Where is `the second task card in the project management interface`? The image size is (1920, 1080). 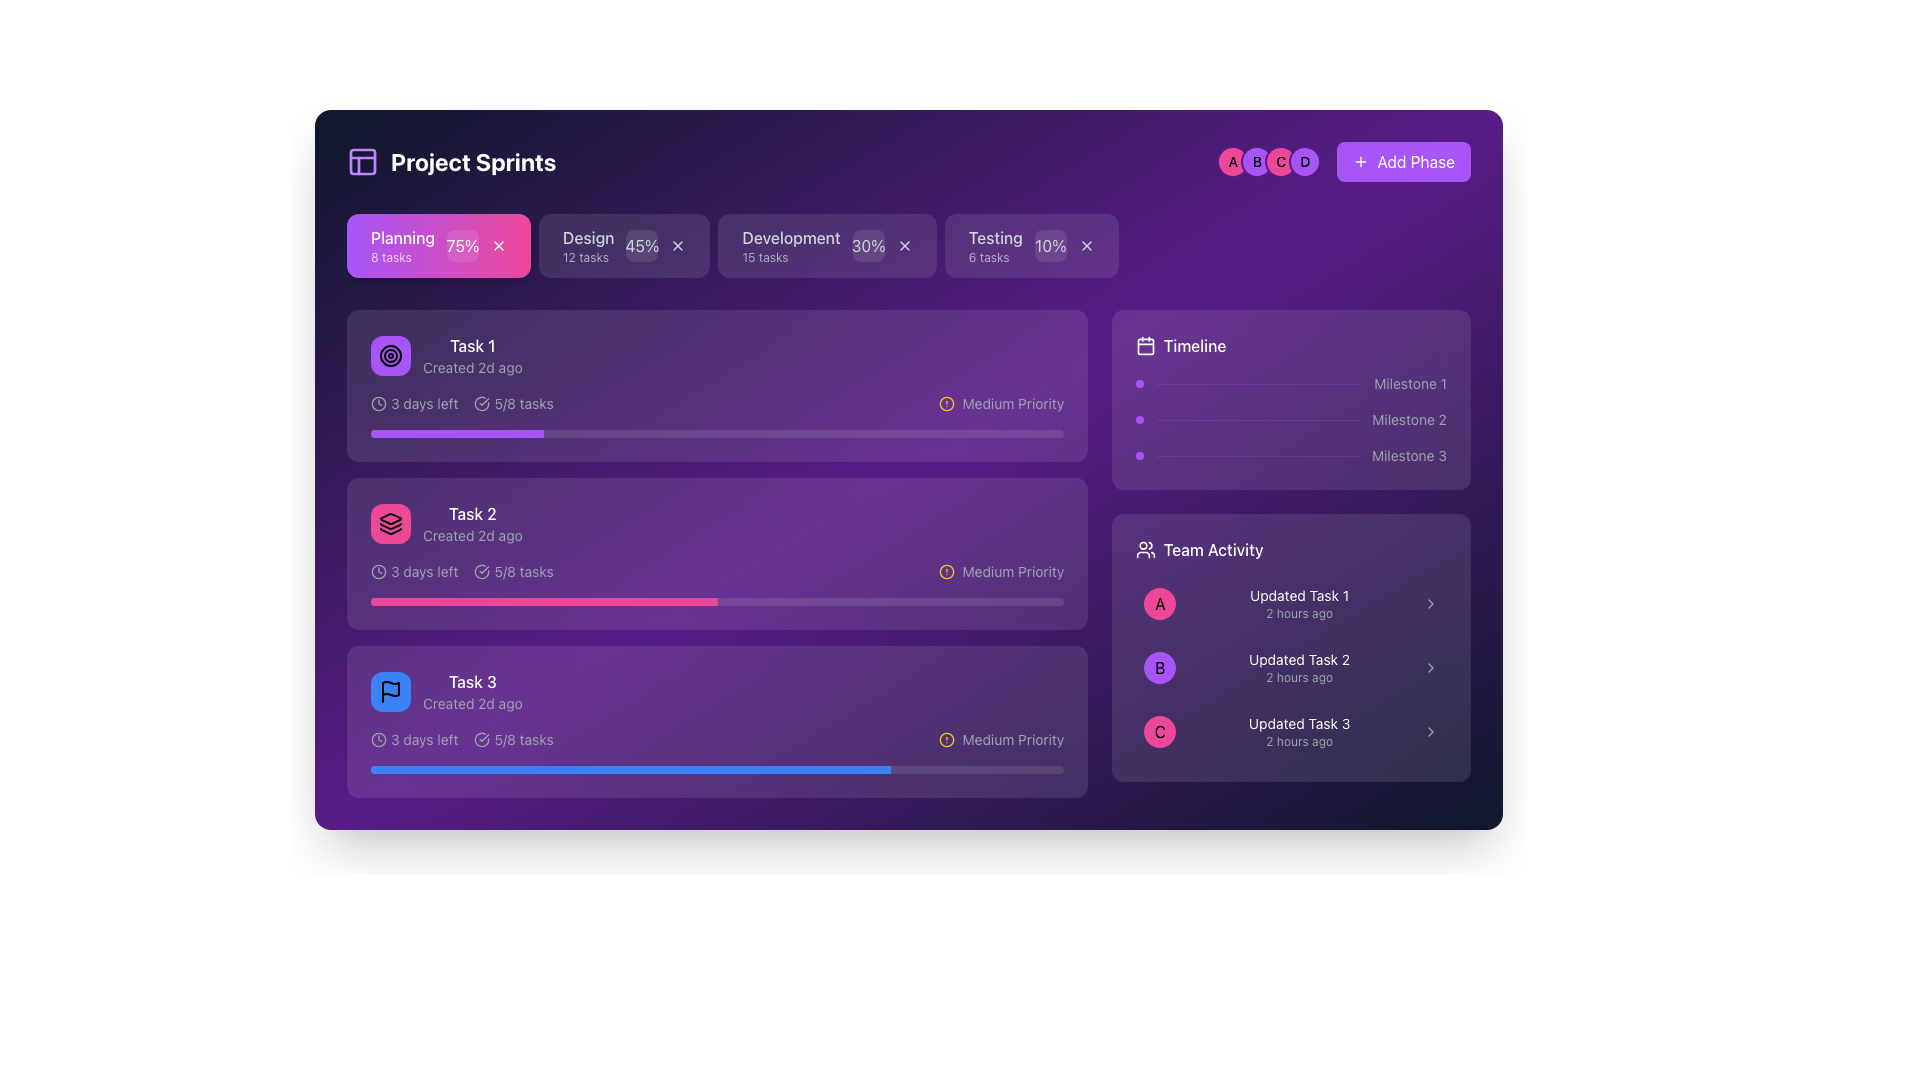
the second task card in the project management interface is located at coordinates (717, 554).